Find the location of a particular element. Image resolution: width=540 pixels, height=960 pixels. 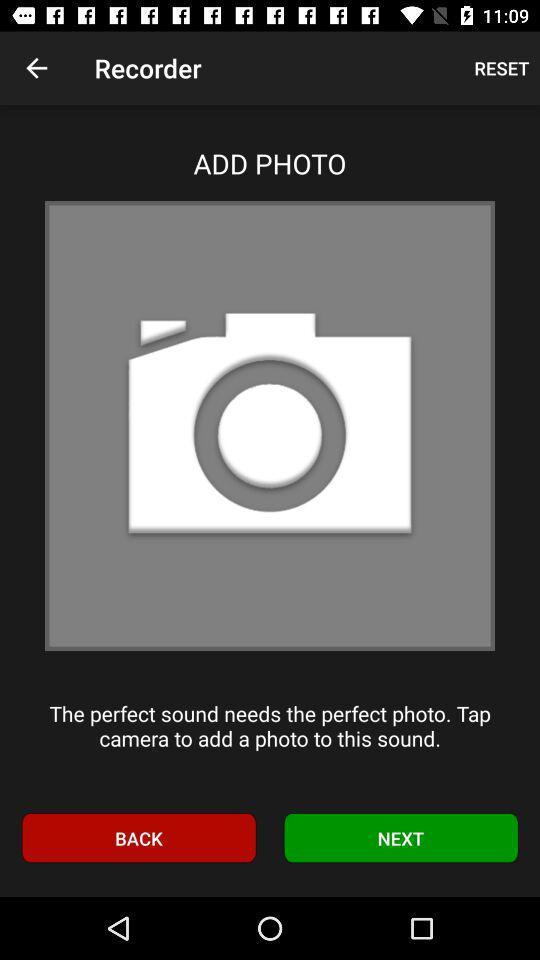

item above add photo is located at coordinates (36, 68).